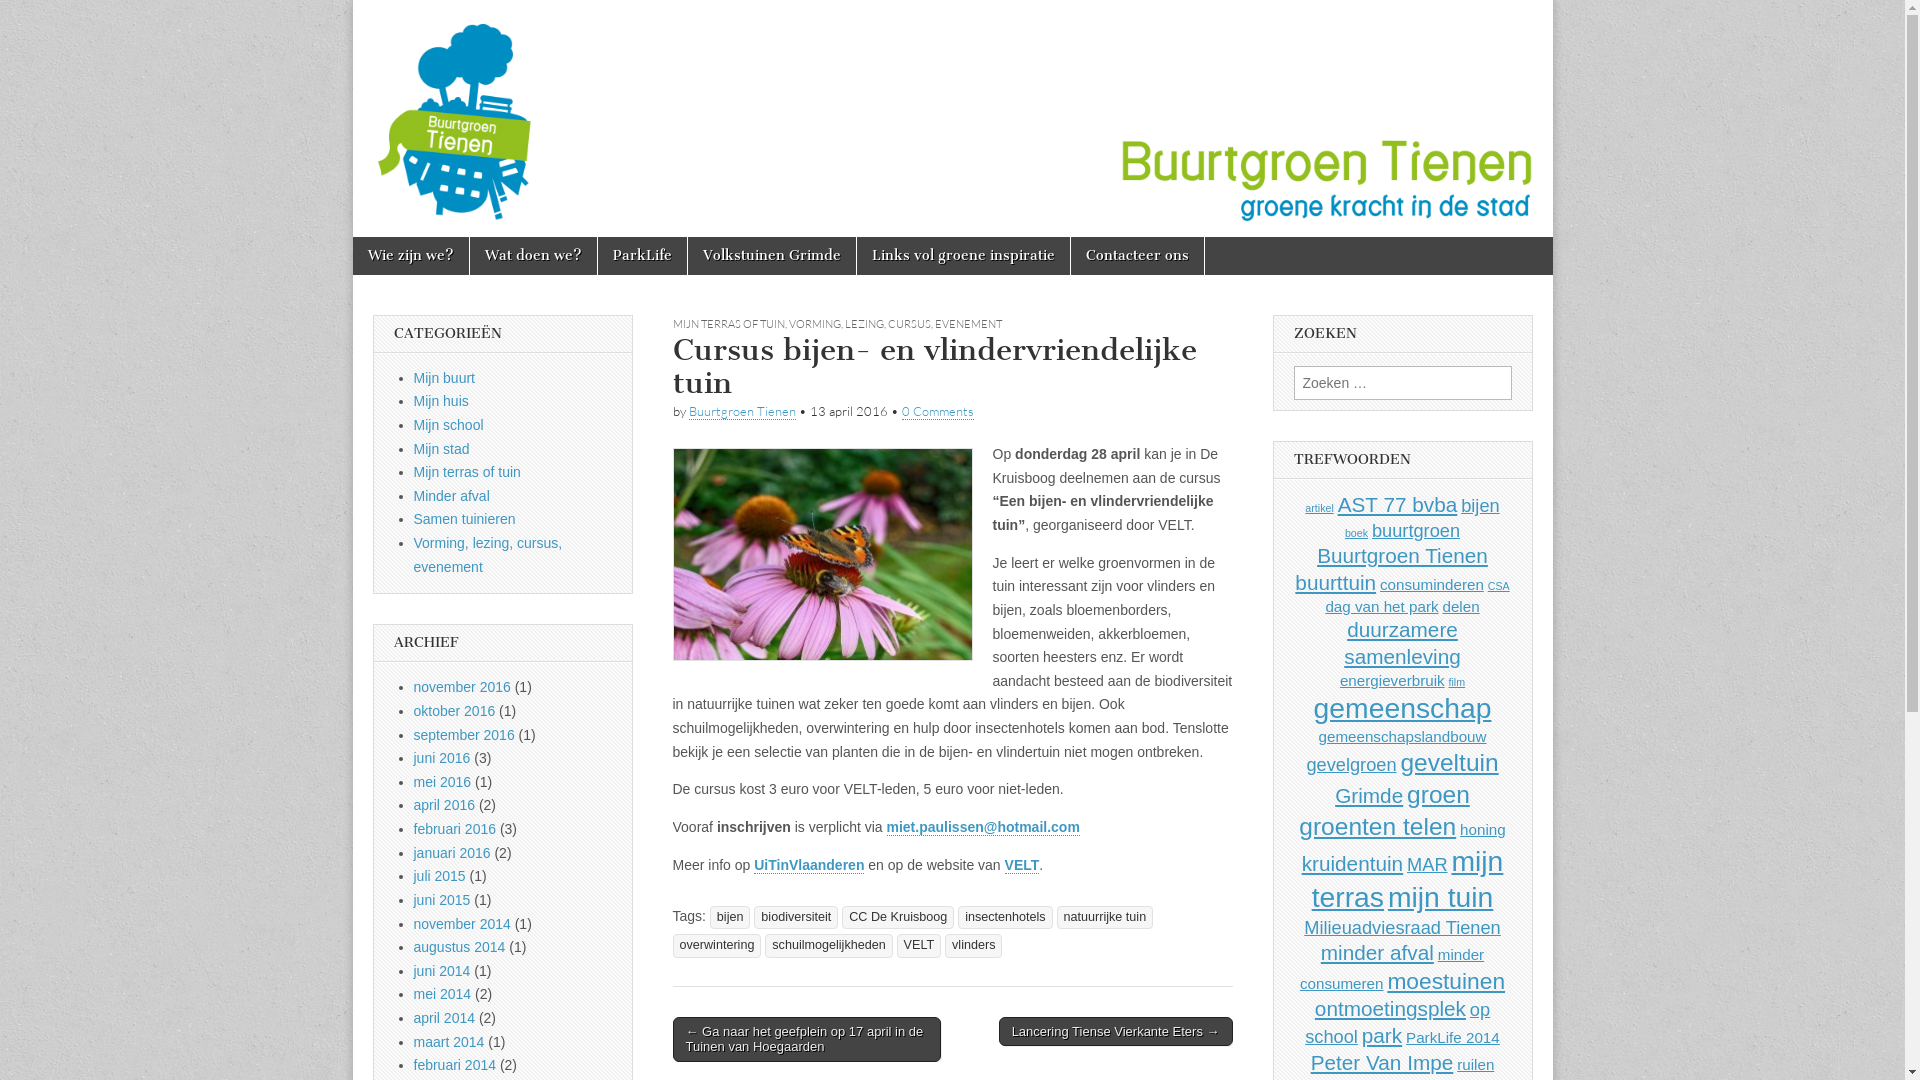 This screenshot has height=1080, width=1920. I want to click on 'moestuinen', so click(1445, 979).